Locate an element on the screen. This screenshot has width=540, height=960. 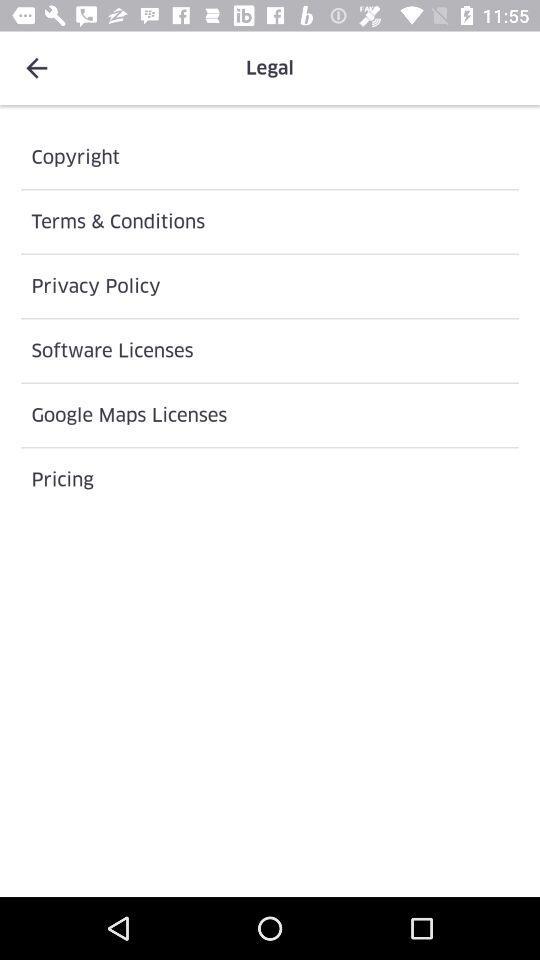
the terms & conditions item is located at coordinates (270, 221).